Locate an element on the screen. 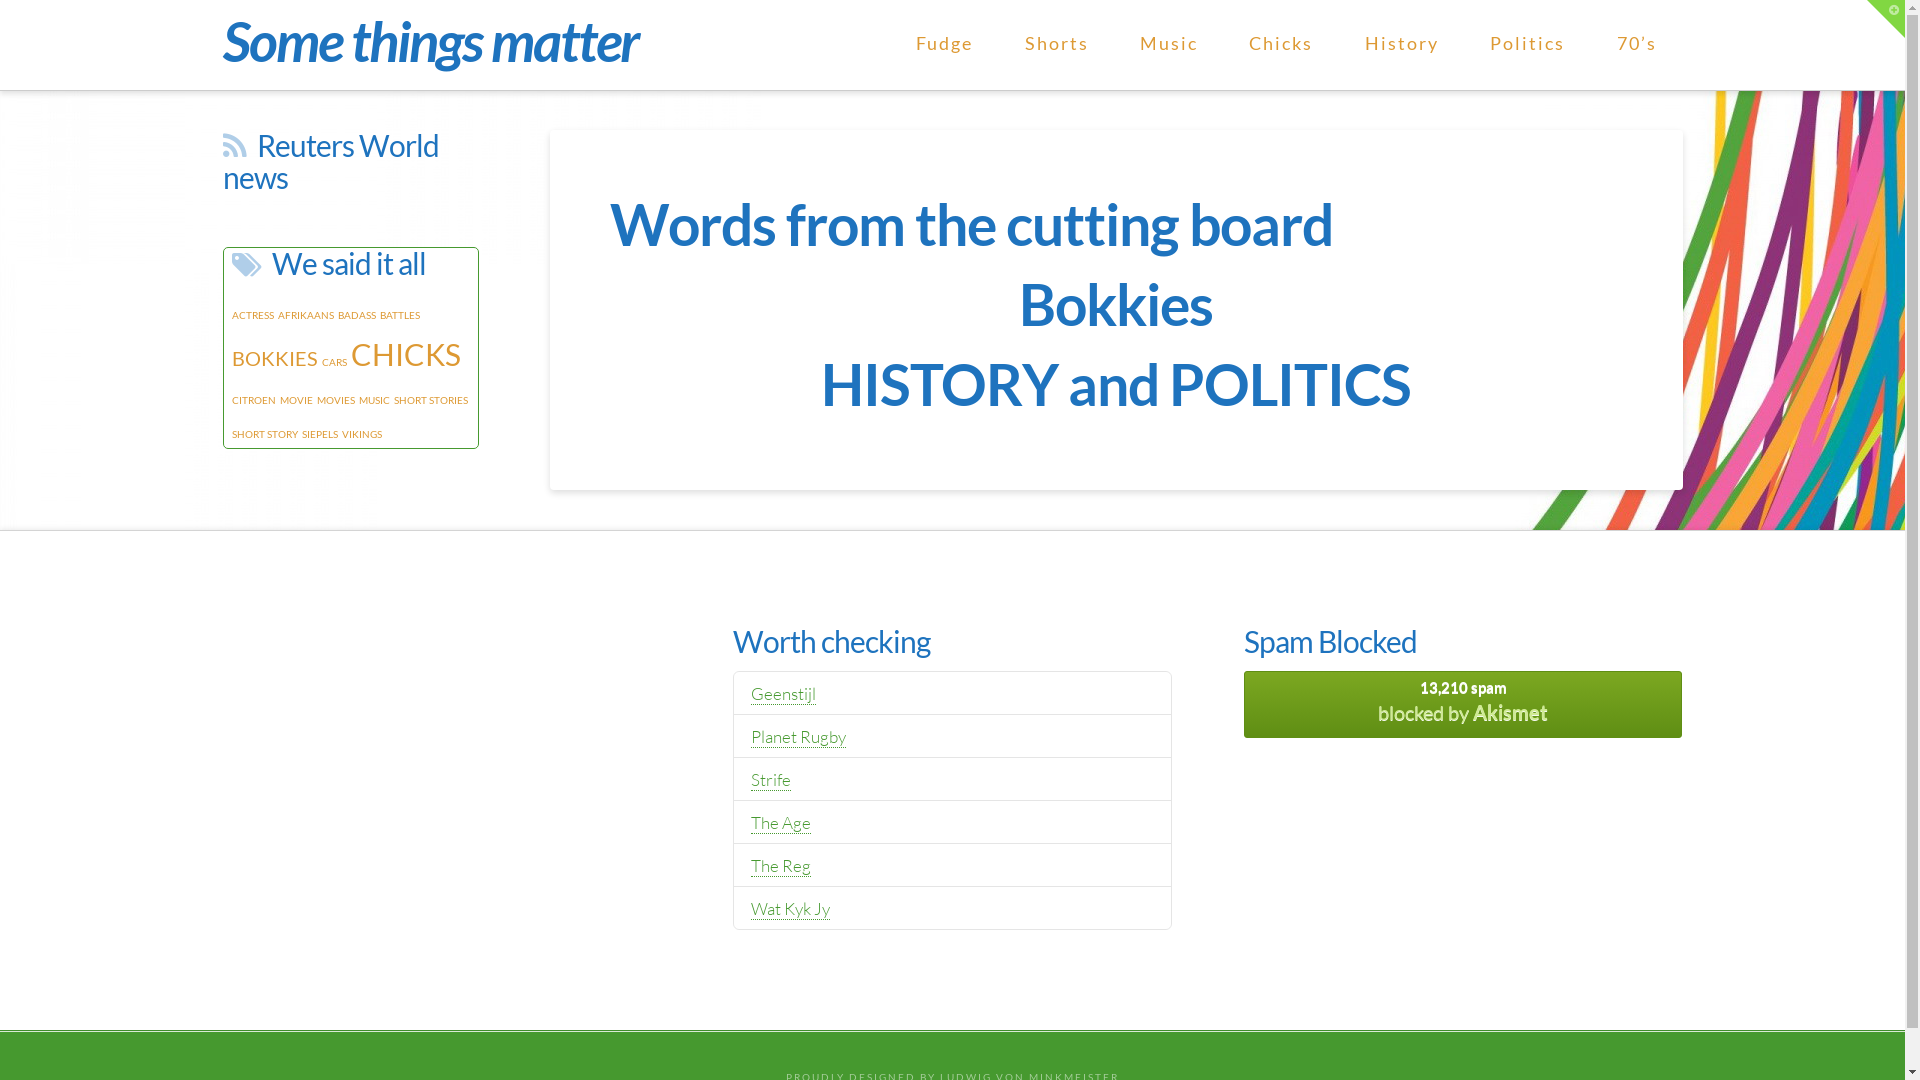  'MOVIE' is located at coordinates (278, 400).